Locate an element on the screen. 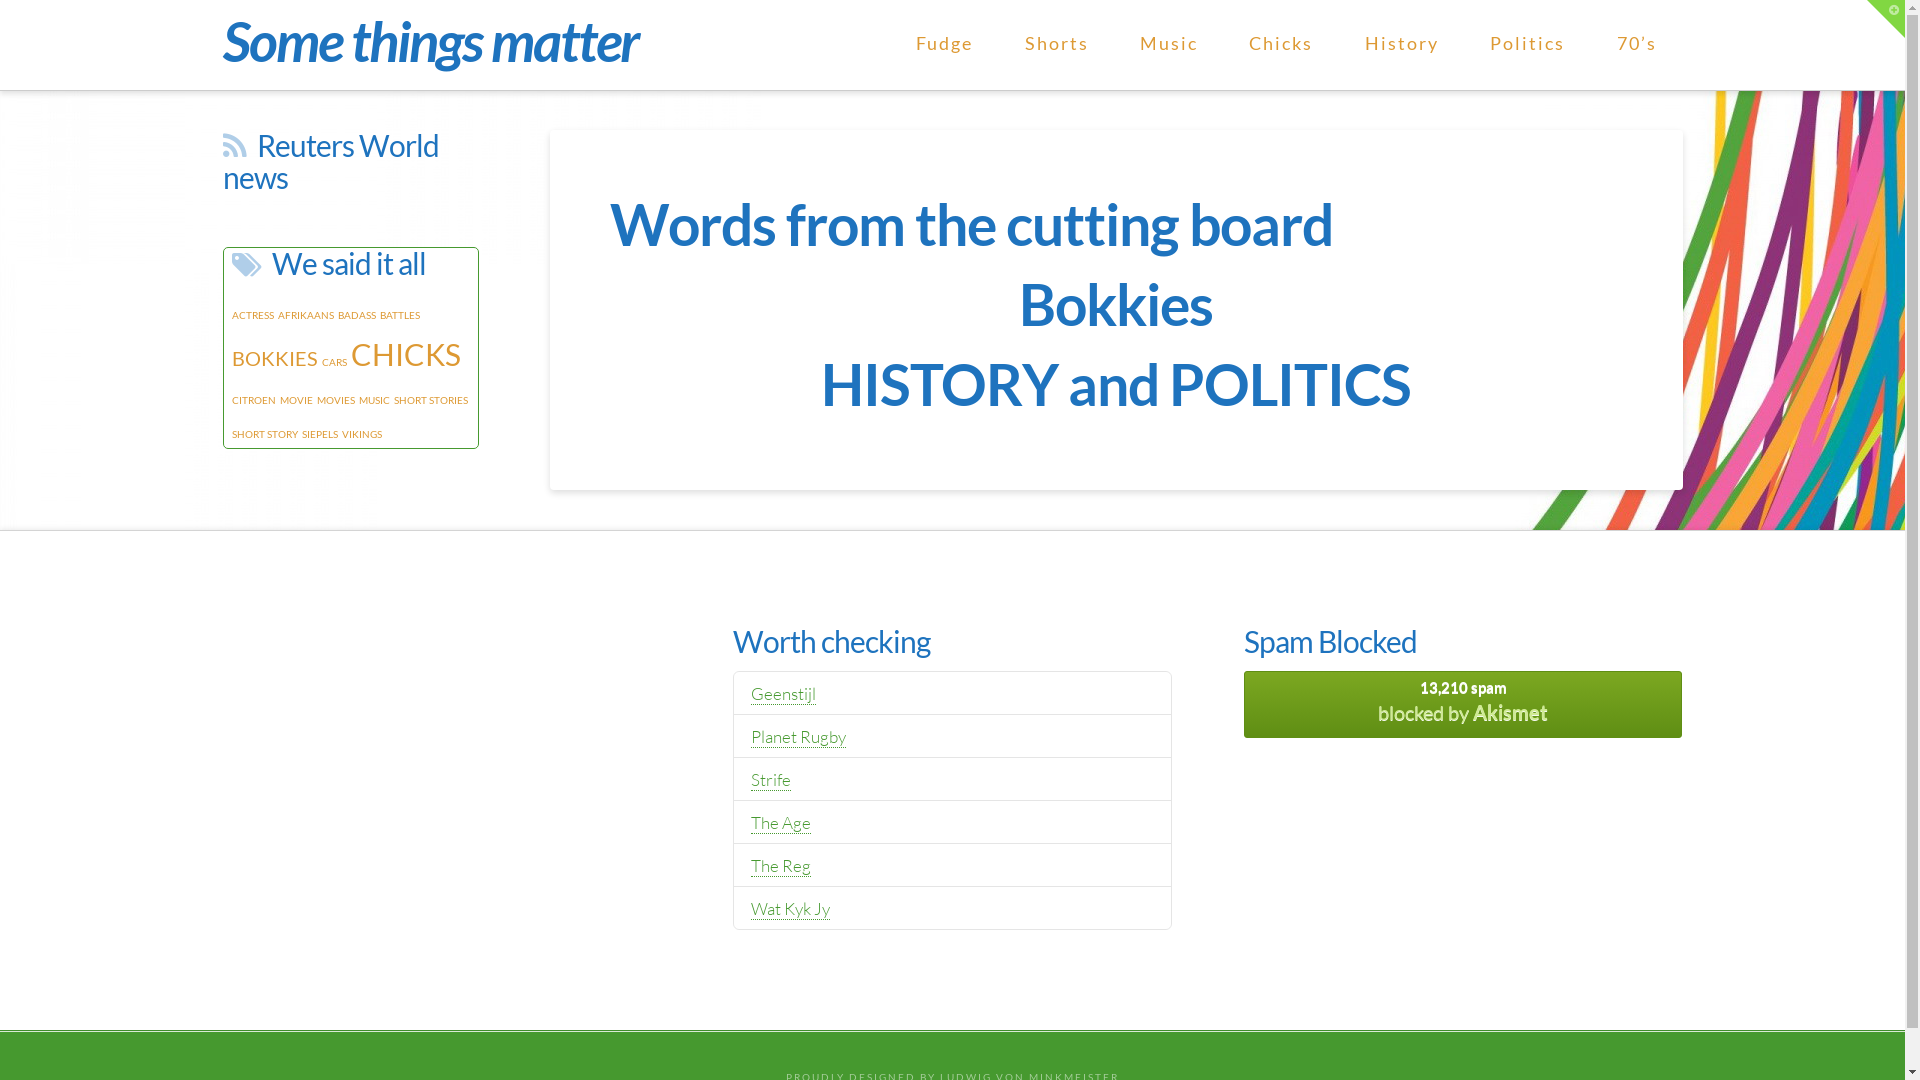  'MOVIE' is located at coordinates (278, 400).